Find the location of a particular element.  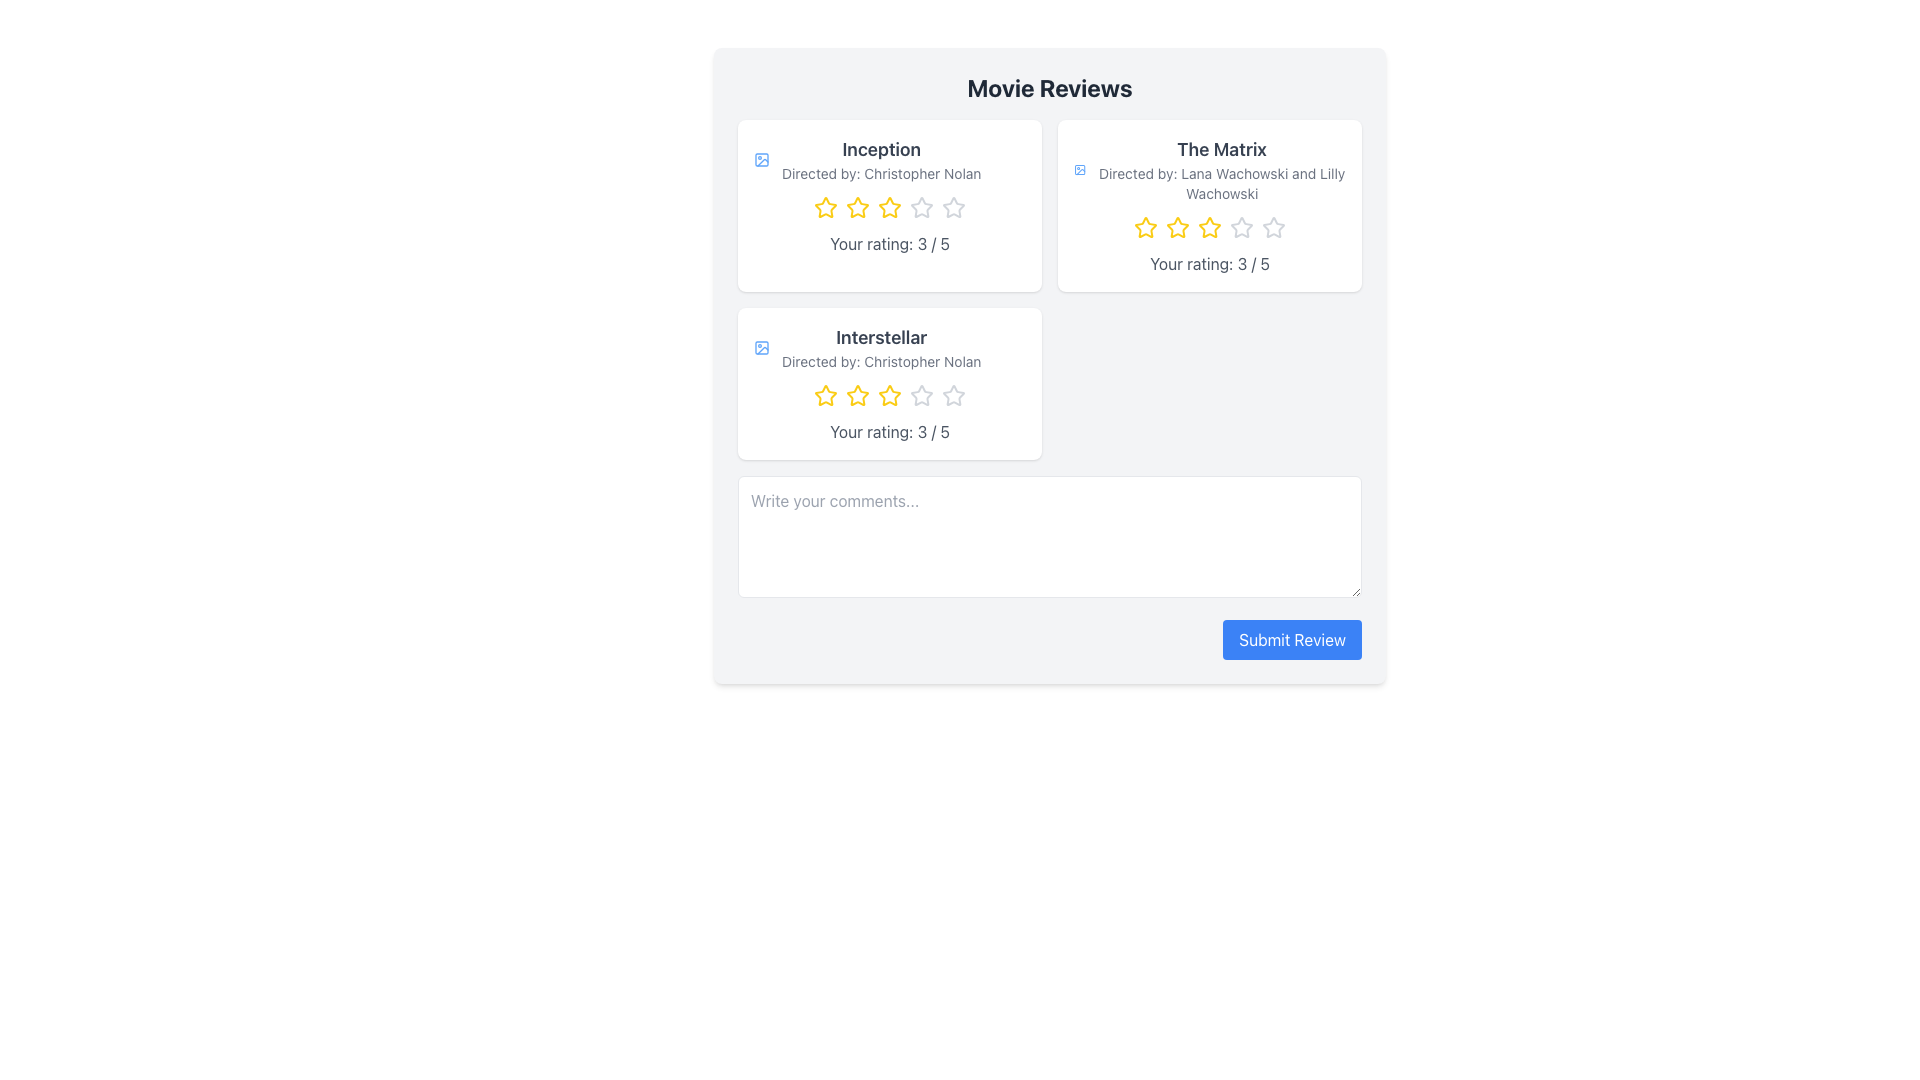

the icon representing the image associated with 'The Matrix' located at the top left corner of the card is located at coordinates (1079, 168).